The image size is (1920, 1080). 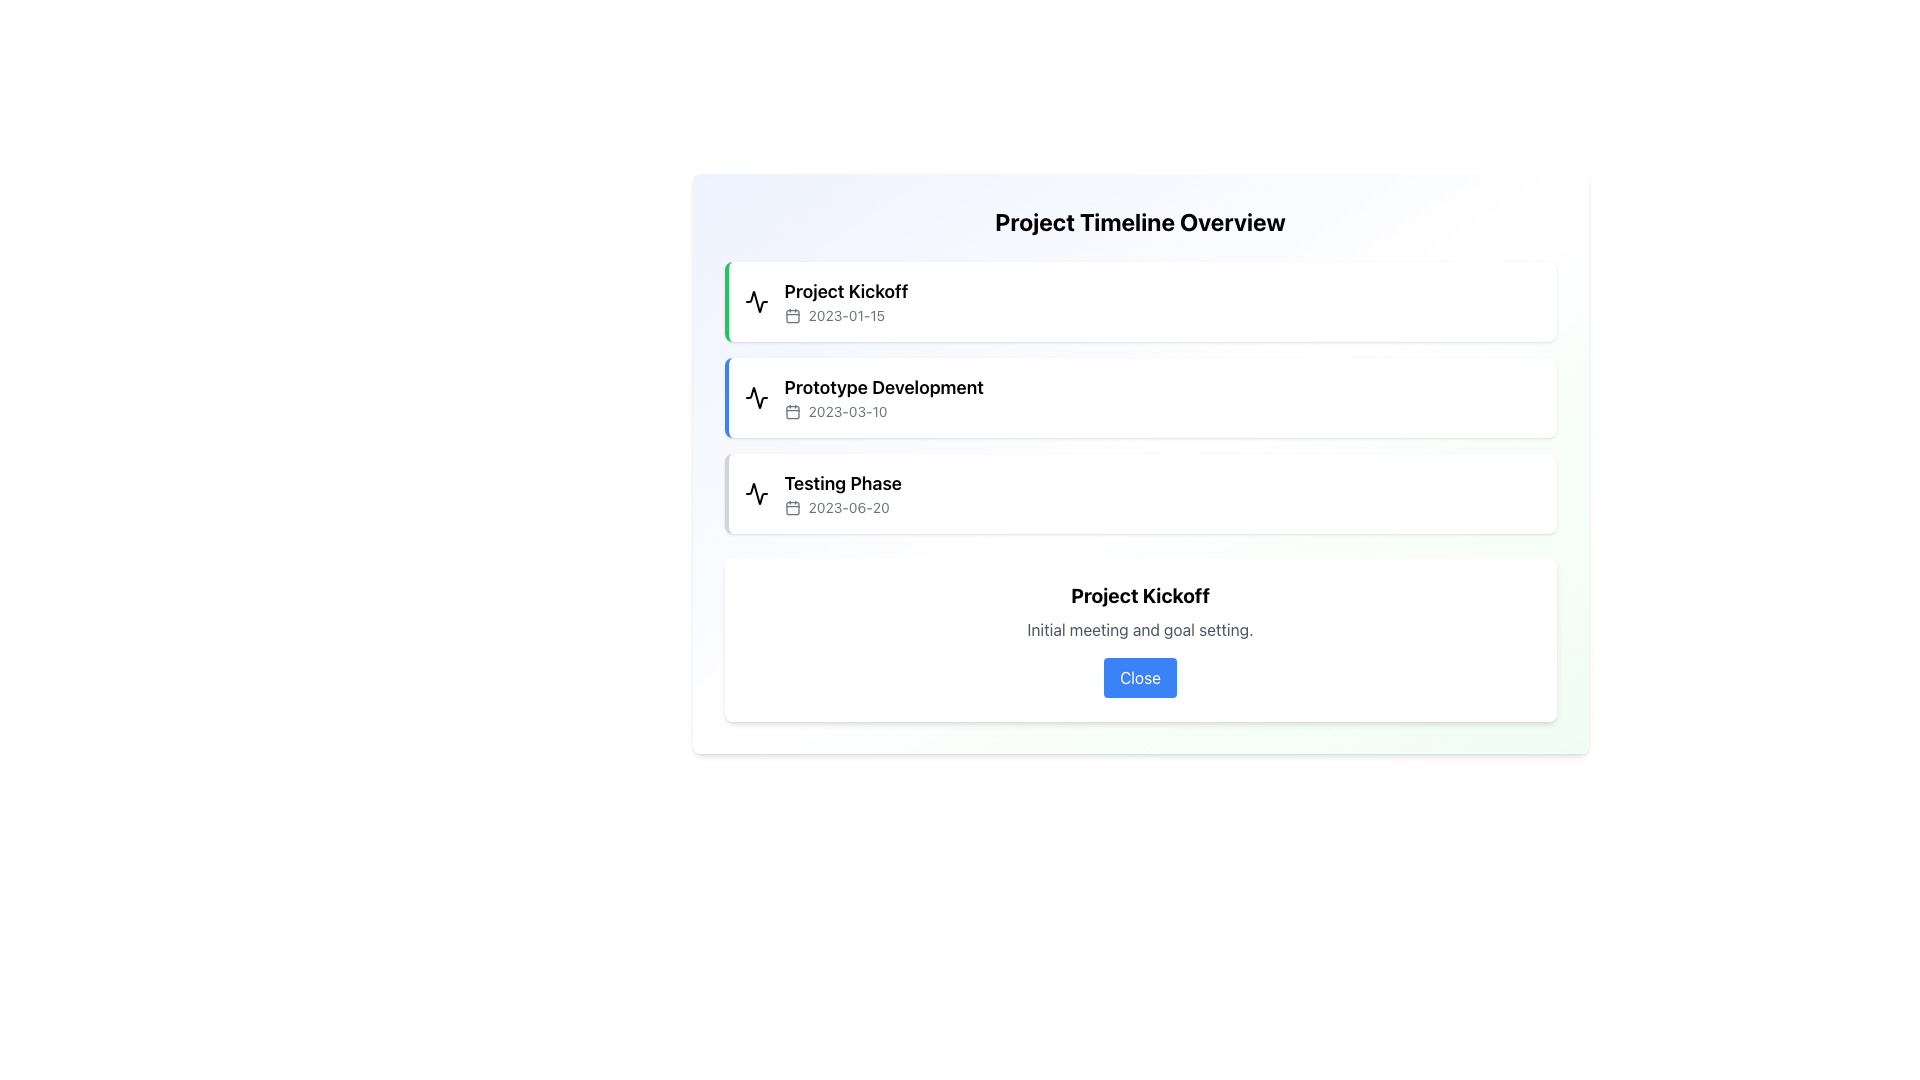 I want to click on the header text element that indicates the title of the section, located above 'Initial meeting and goal setting.' and the 'Close' button, so click(x=1140, y=595).